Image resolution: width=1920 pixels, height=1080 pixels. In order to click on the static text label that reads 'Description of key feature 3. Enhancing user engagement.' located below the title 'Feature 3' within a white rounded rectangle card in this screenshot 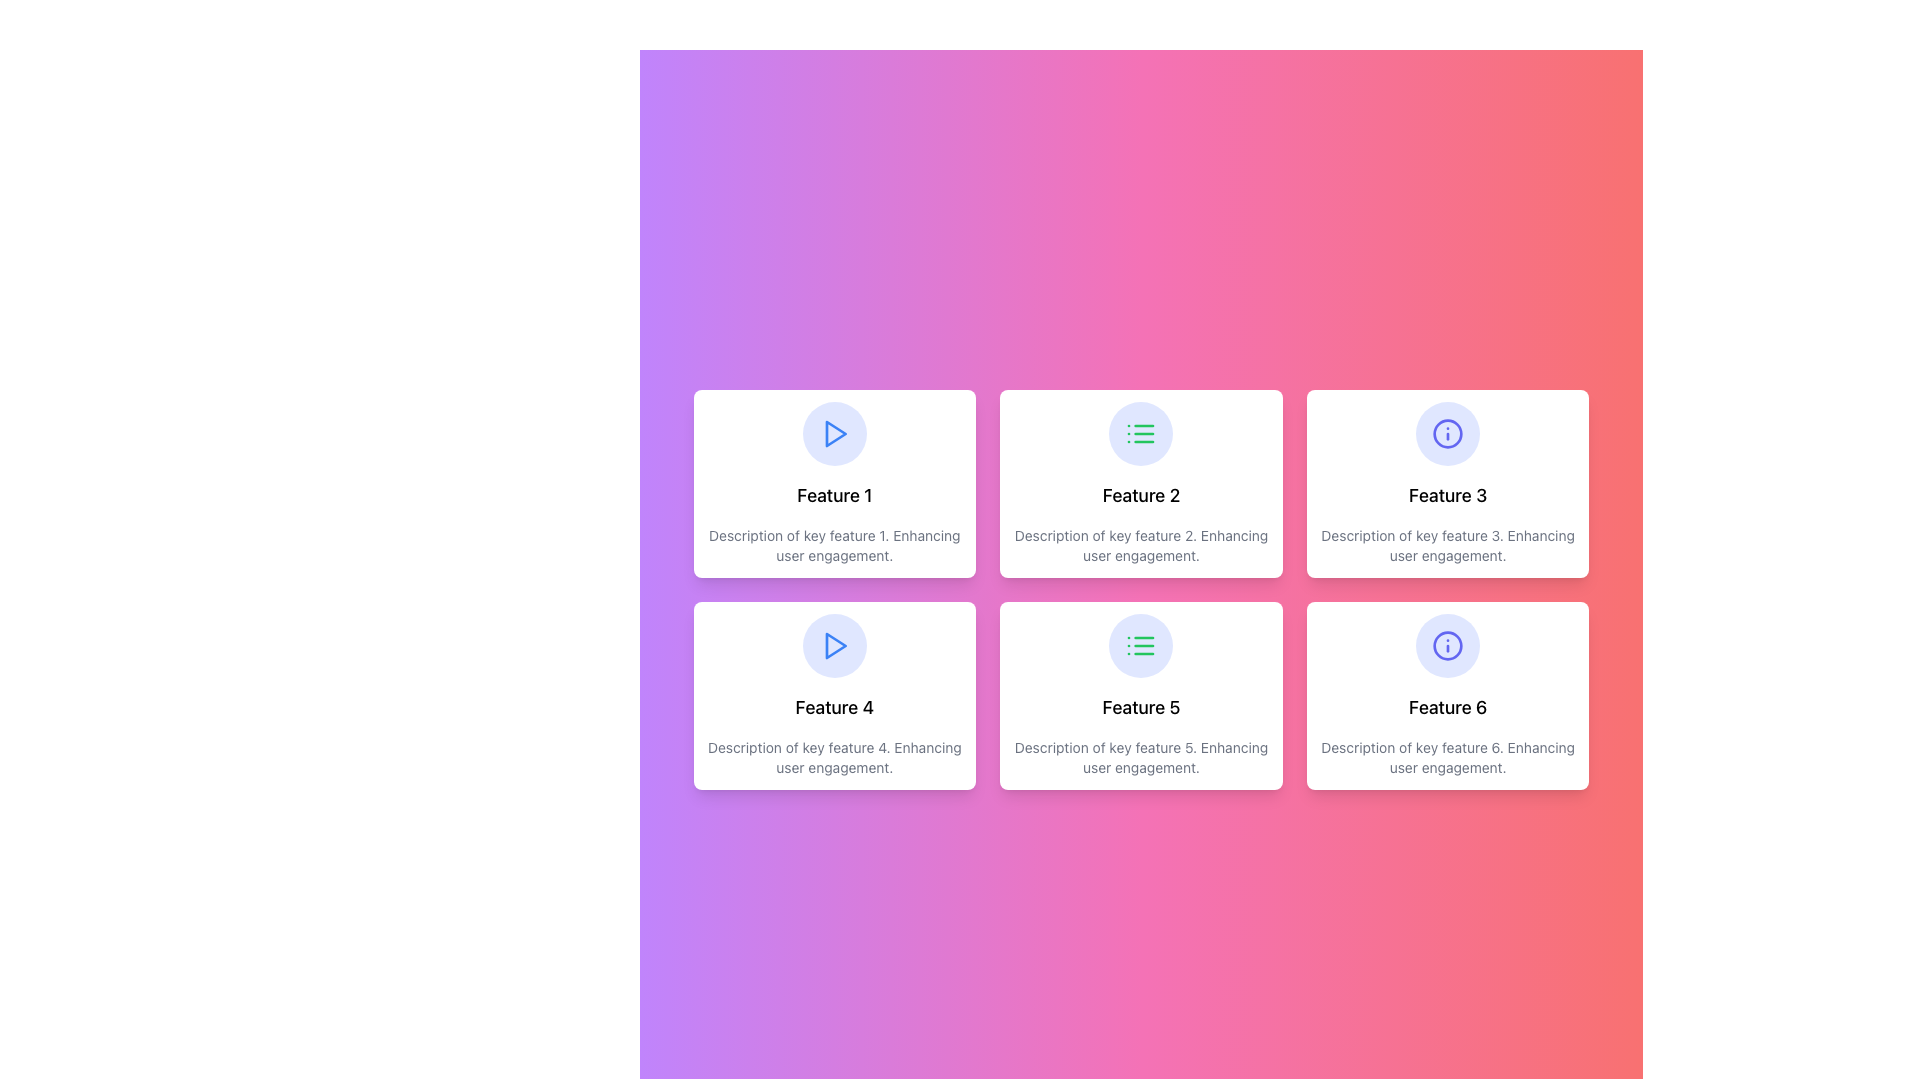, I will do `click(1448, 546)`.